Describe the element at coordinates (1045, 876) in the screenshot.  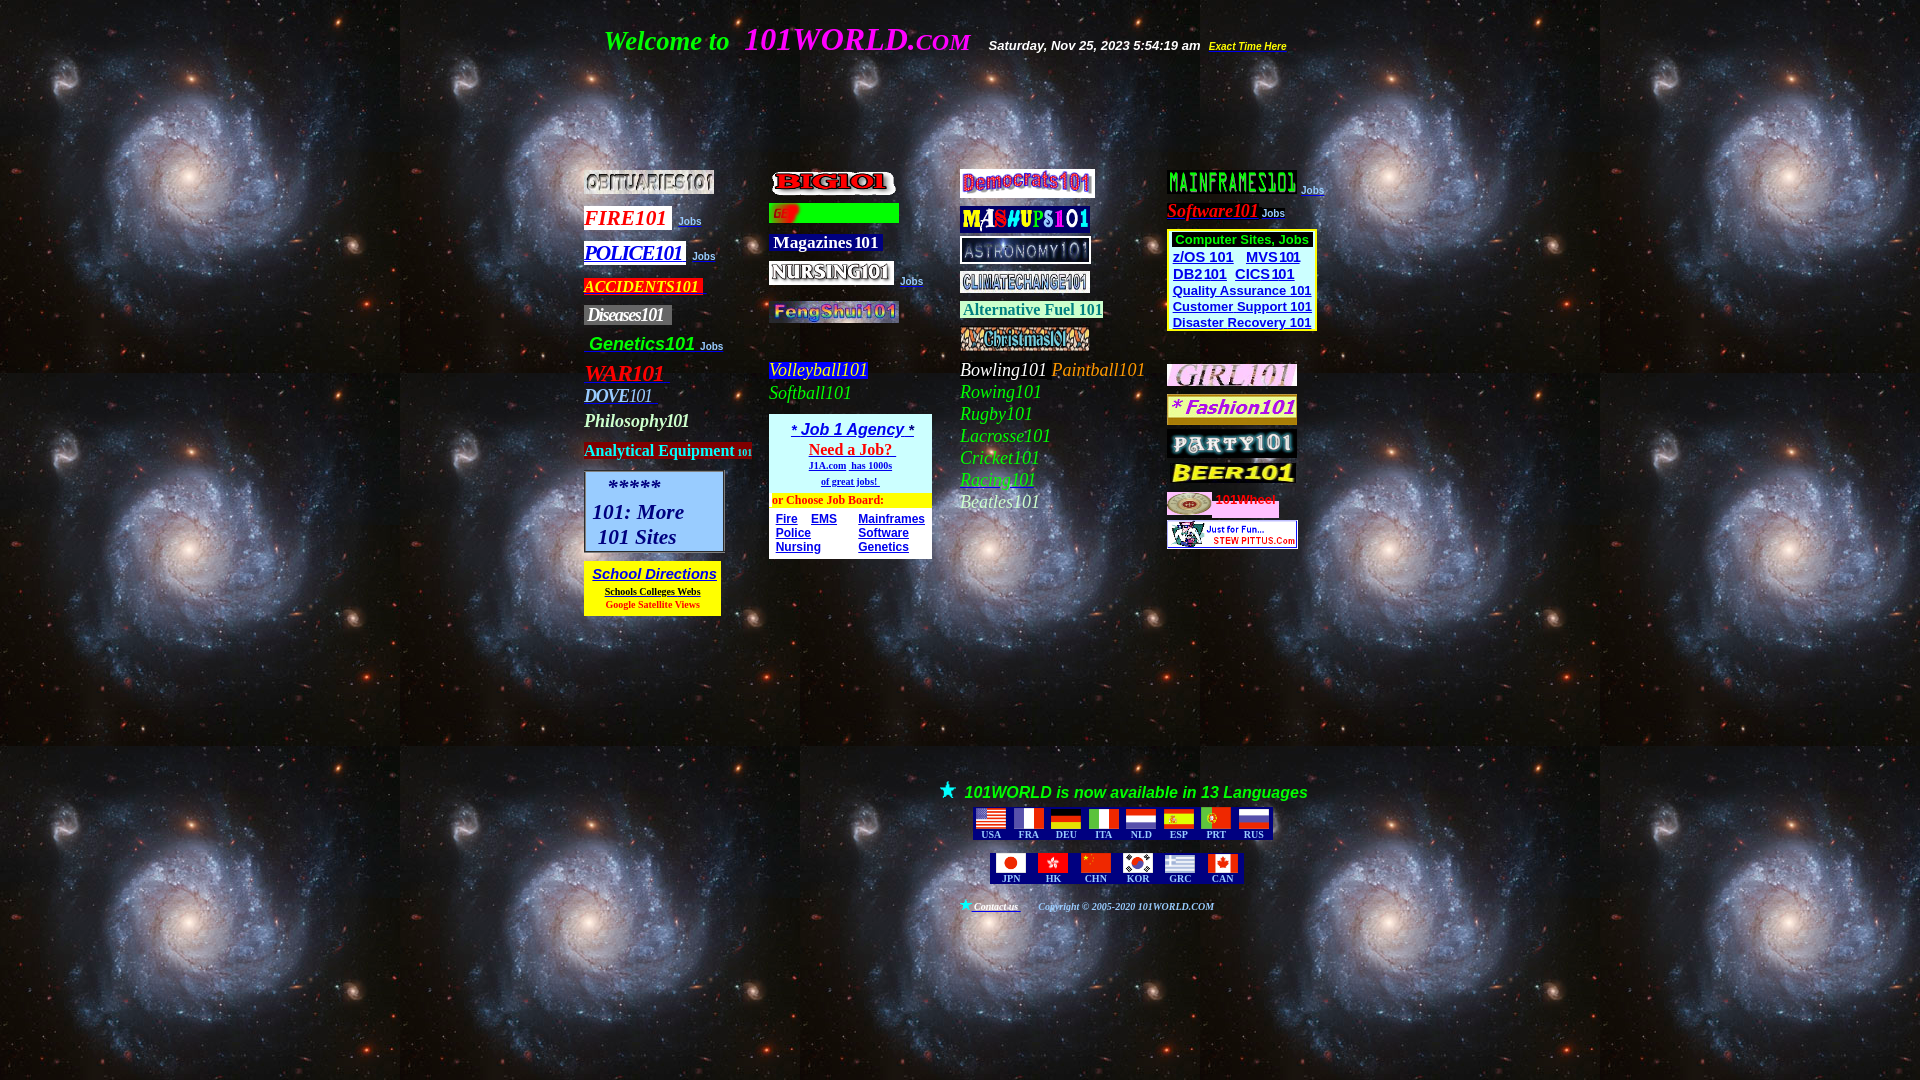
I see `'HK'` at that location.